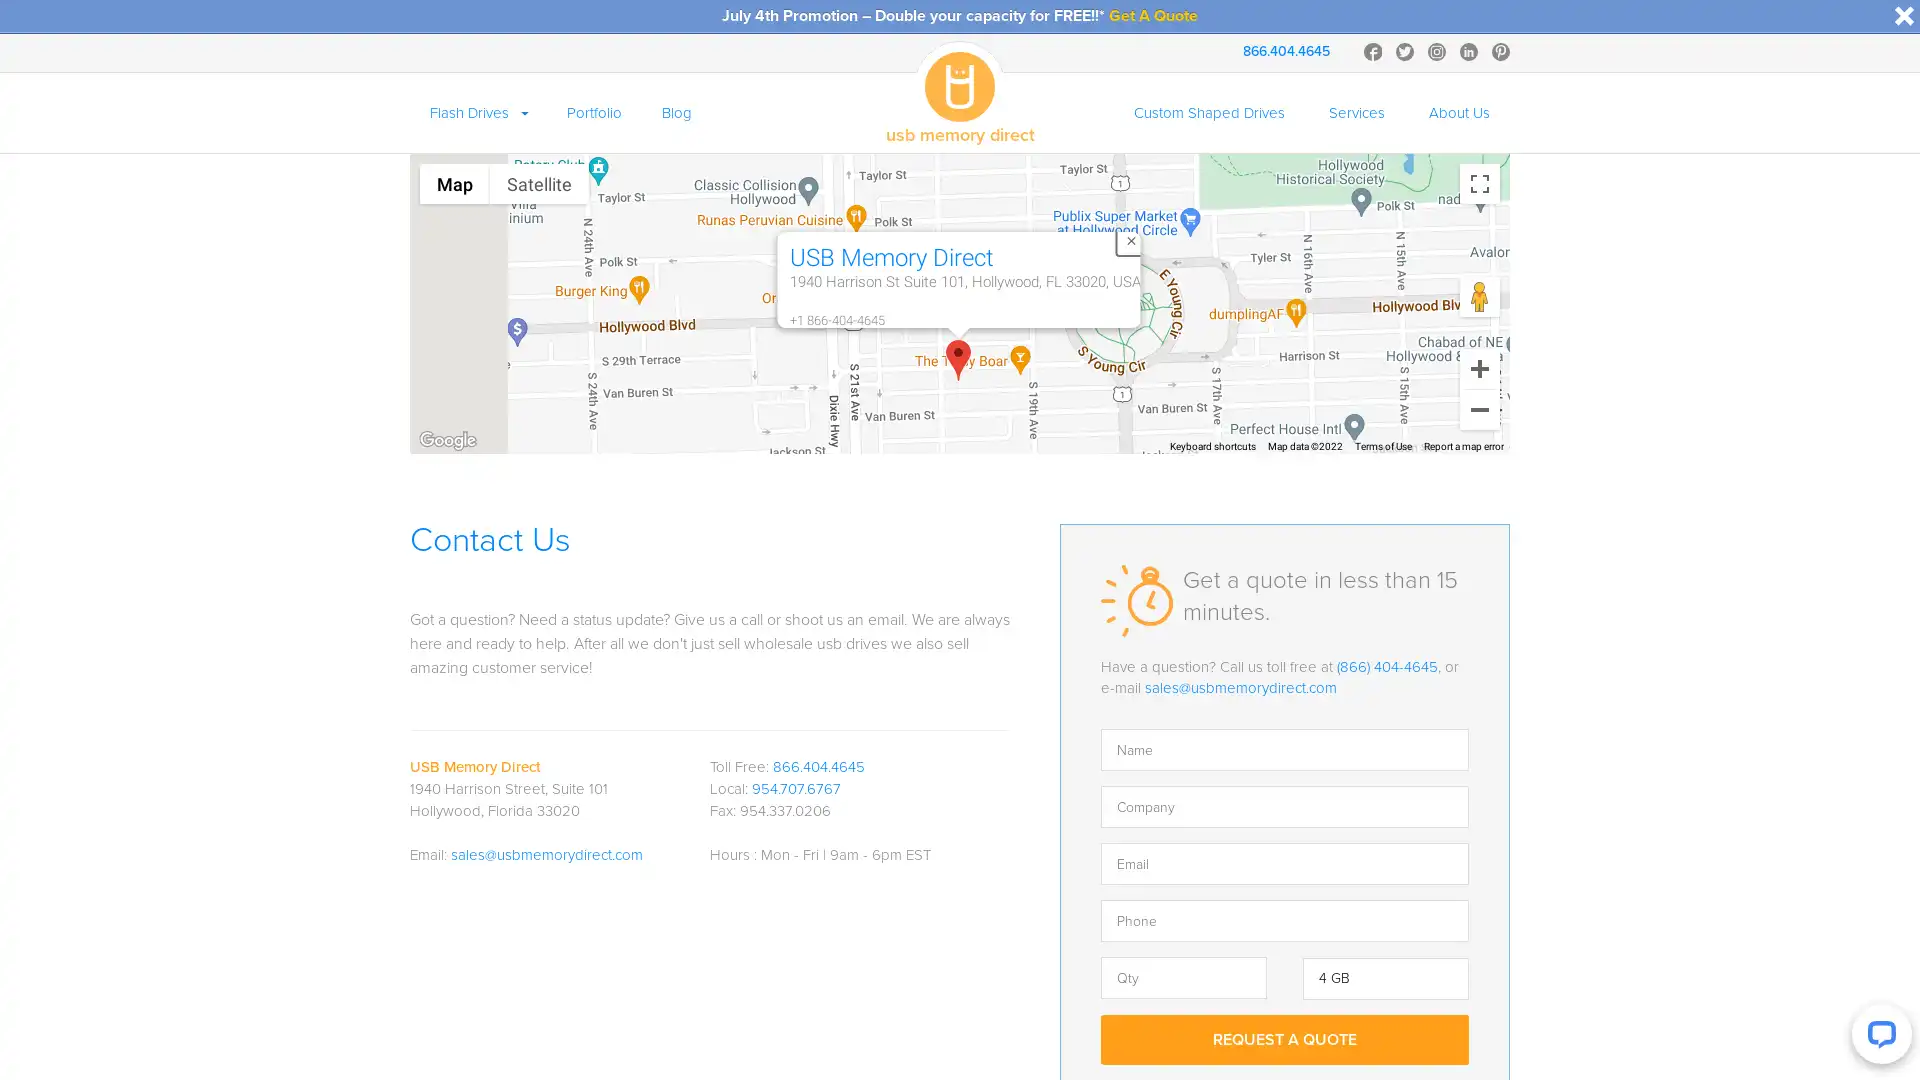  Describe the element at coordinates (1131, 239) in the screenshot. I see `Close` at that location.